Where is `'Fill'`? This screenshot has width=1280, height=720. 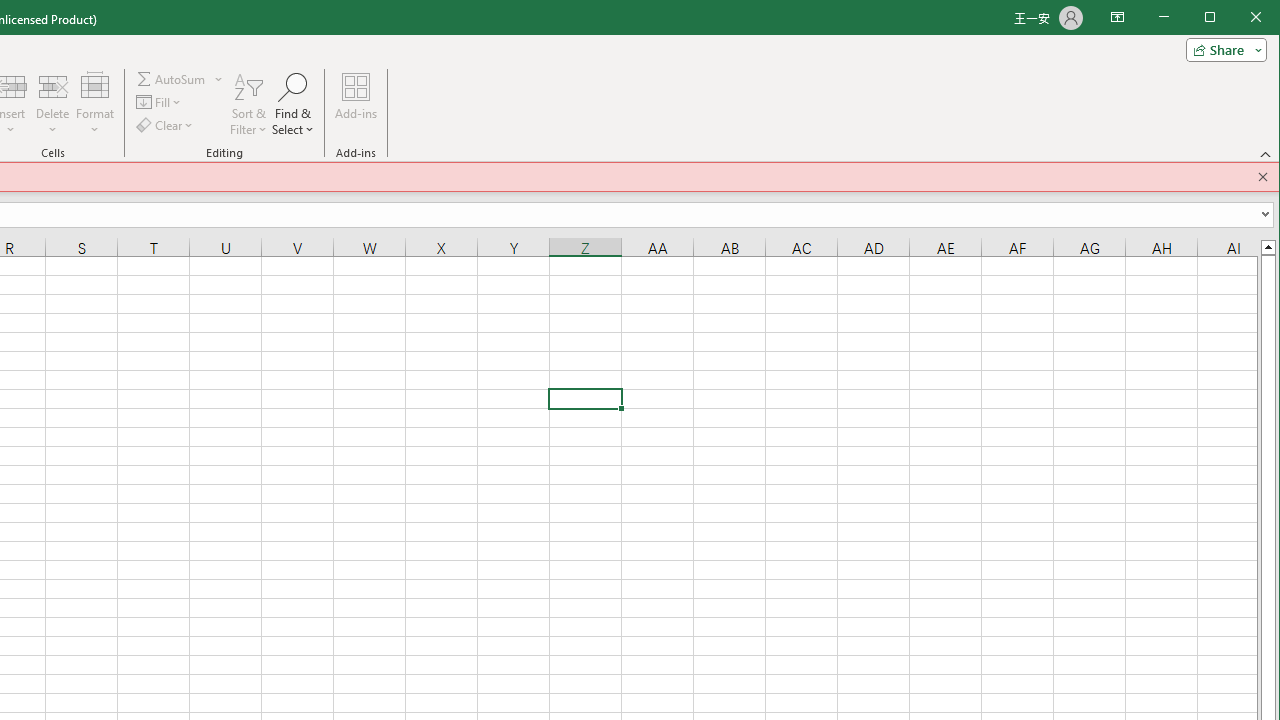
'Fill' is located at coordinates (160, 102).